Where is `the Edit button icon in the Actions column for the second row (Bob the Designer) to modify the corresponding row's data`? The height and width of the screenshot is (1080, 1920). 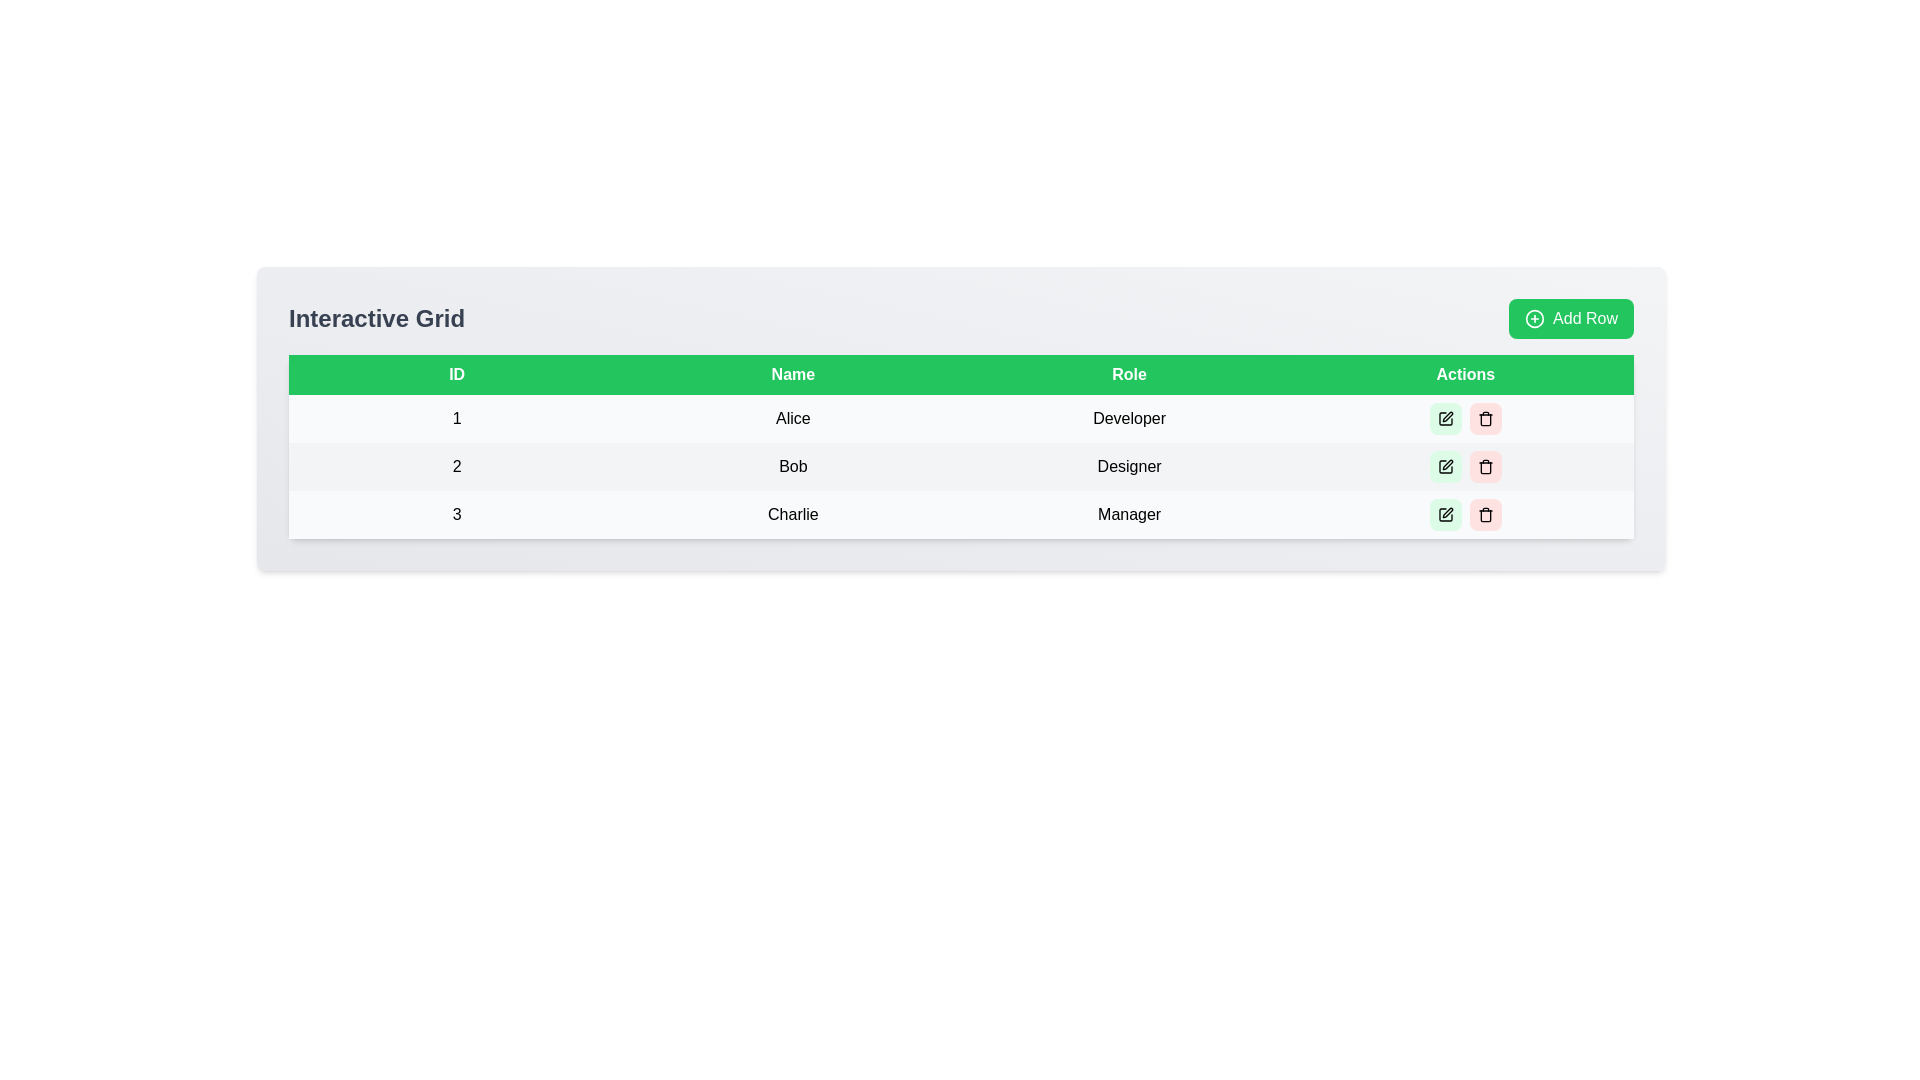 the Edit button icon in the Actions column for the second row (Bob the Designer) to modify the corresponding row's data is located at coordinates (1445, 466).